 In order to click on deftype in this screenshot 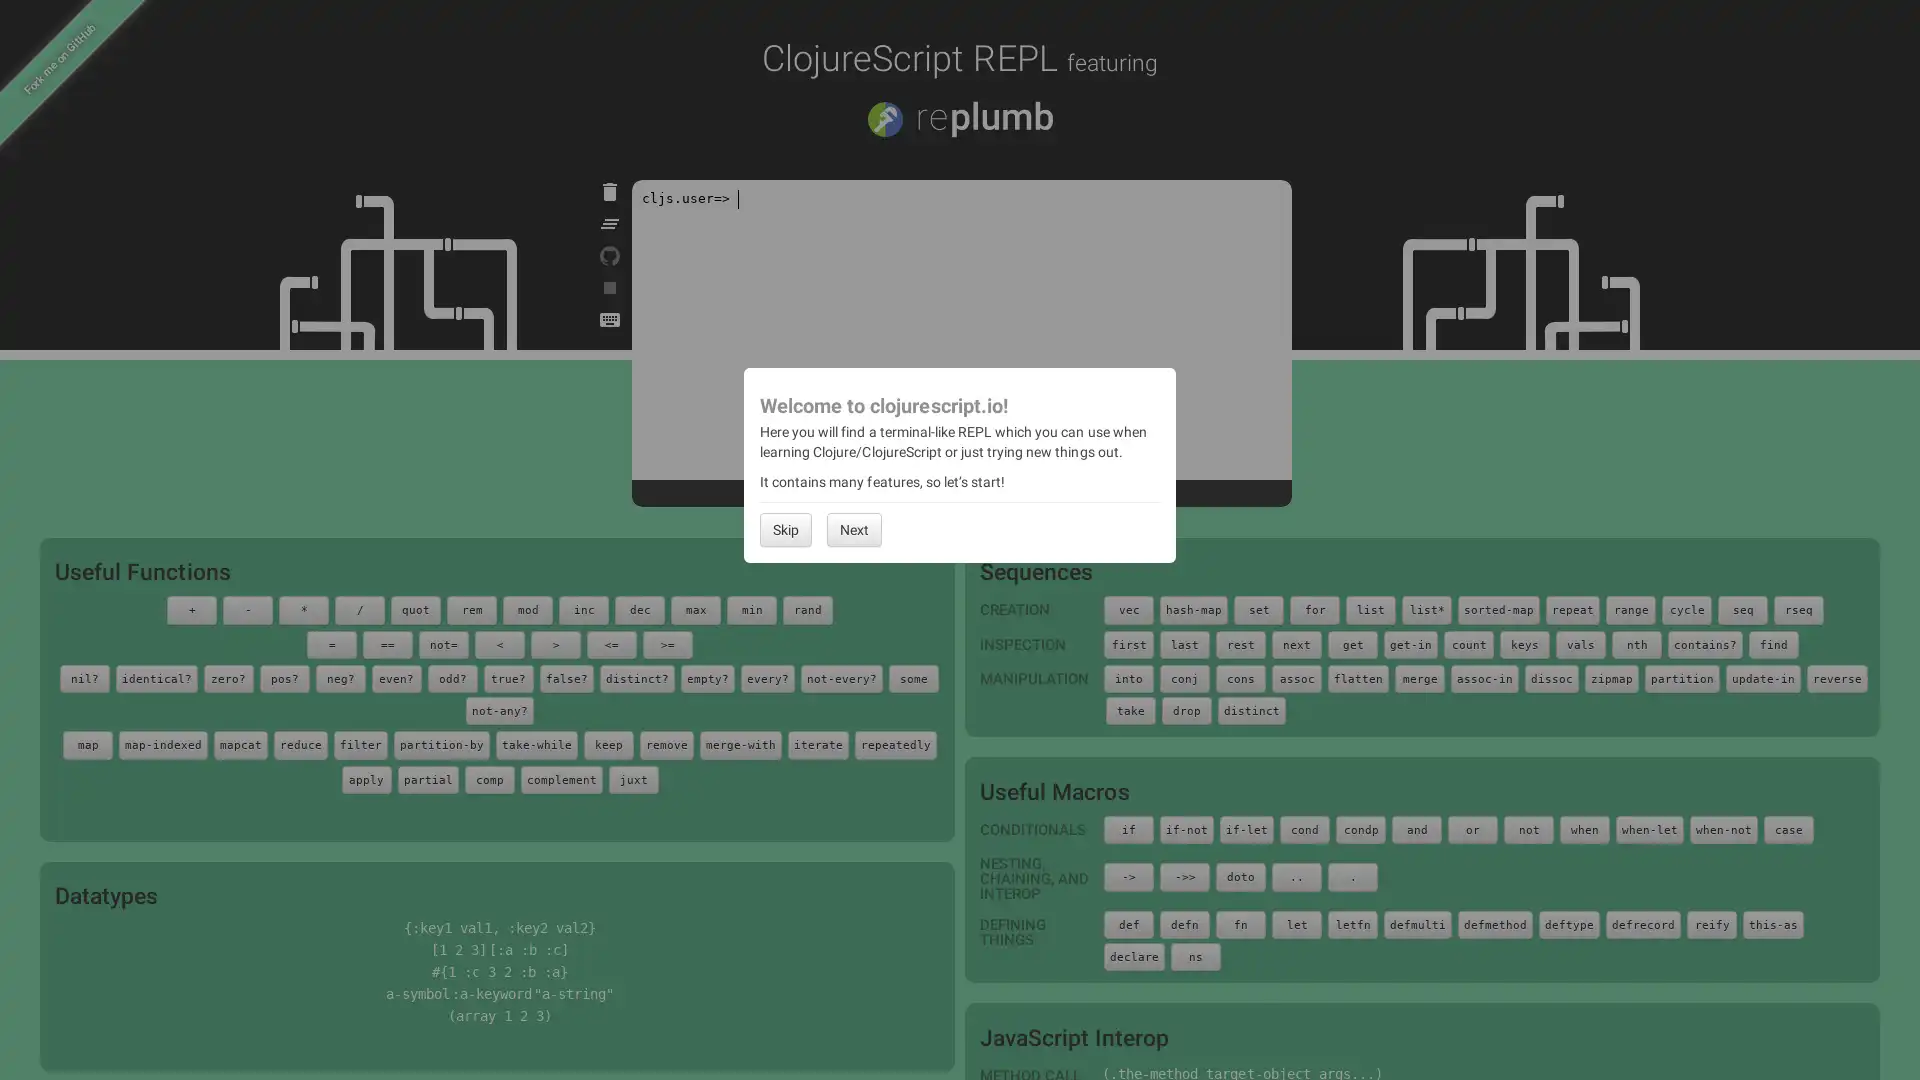, I will do `click(1568, 924)`.